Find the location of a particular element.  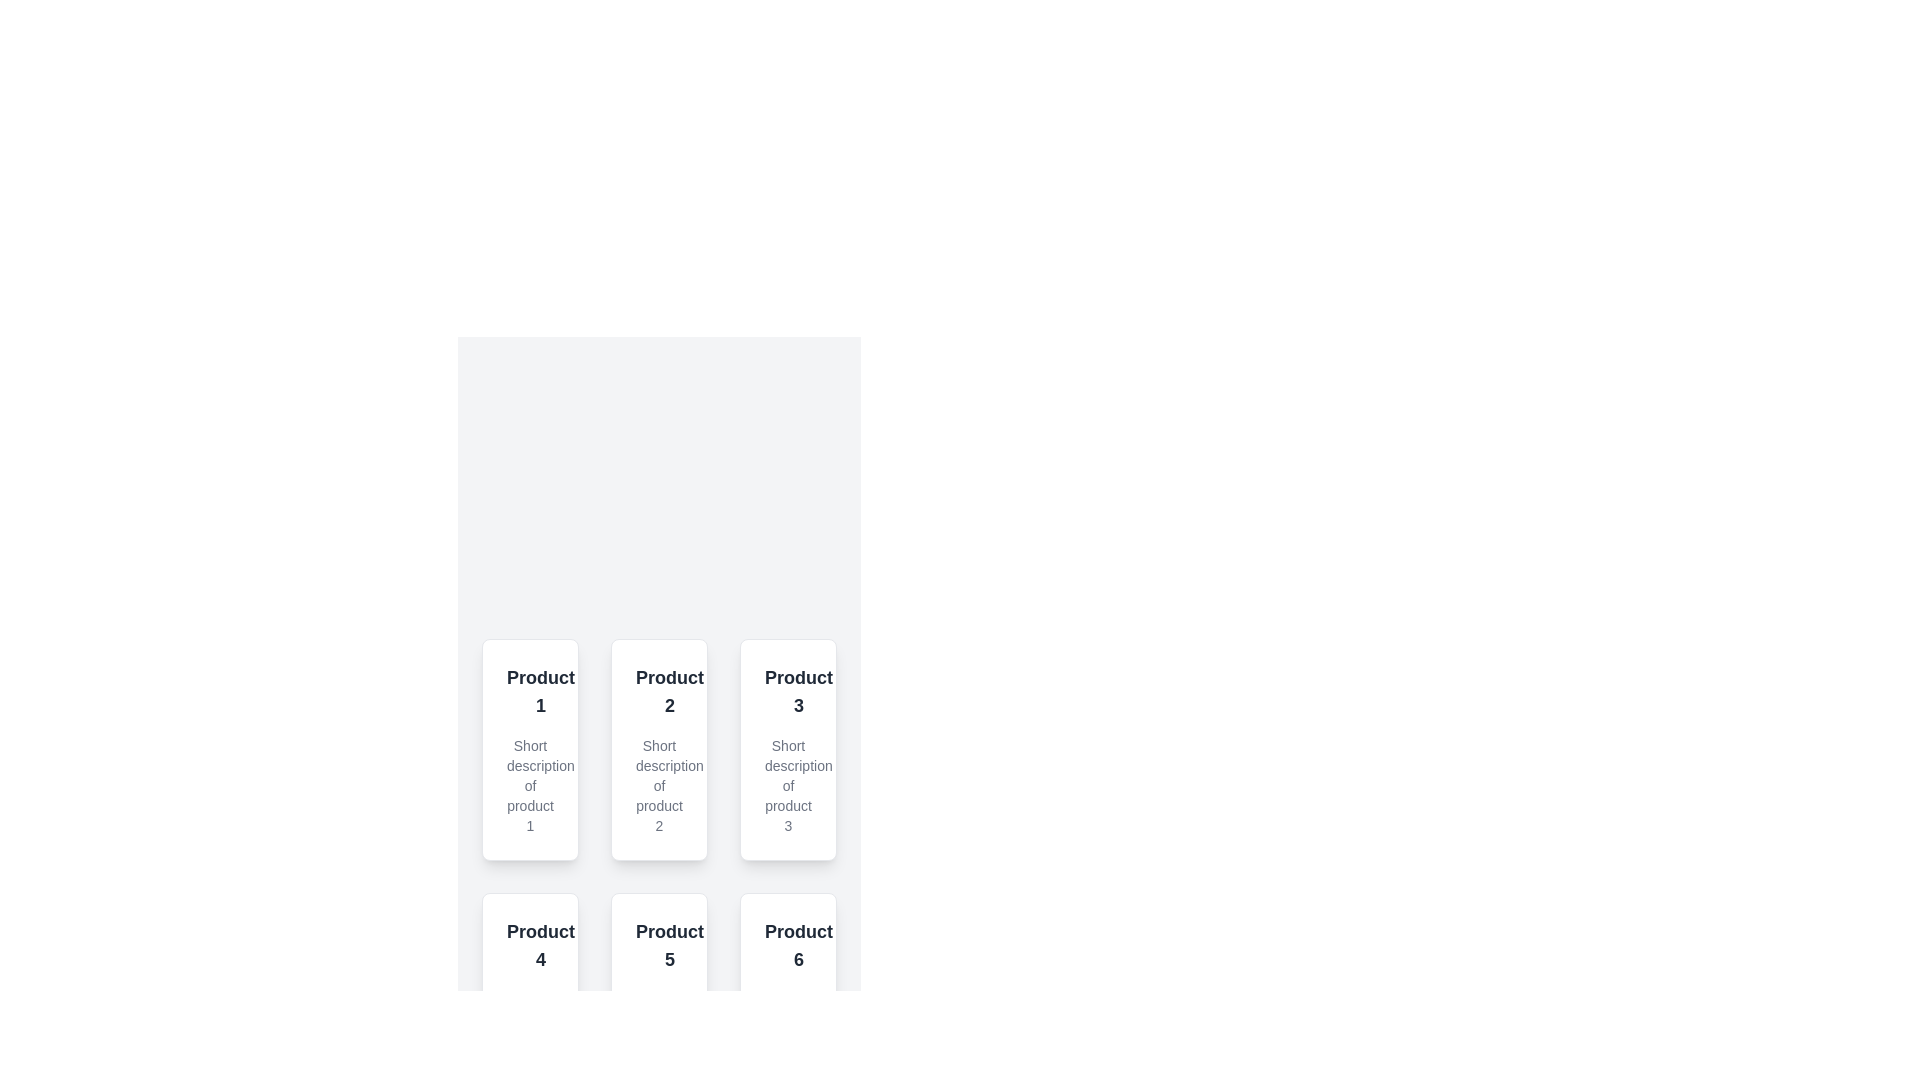

the static text label that presents the name of 'Product 4', located in the second row, first column of the product grid is located at coordinates (530, 945).